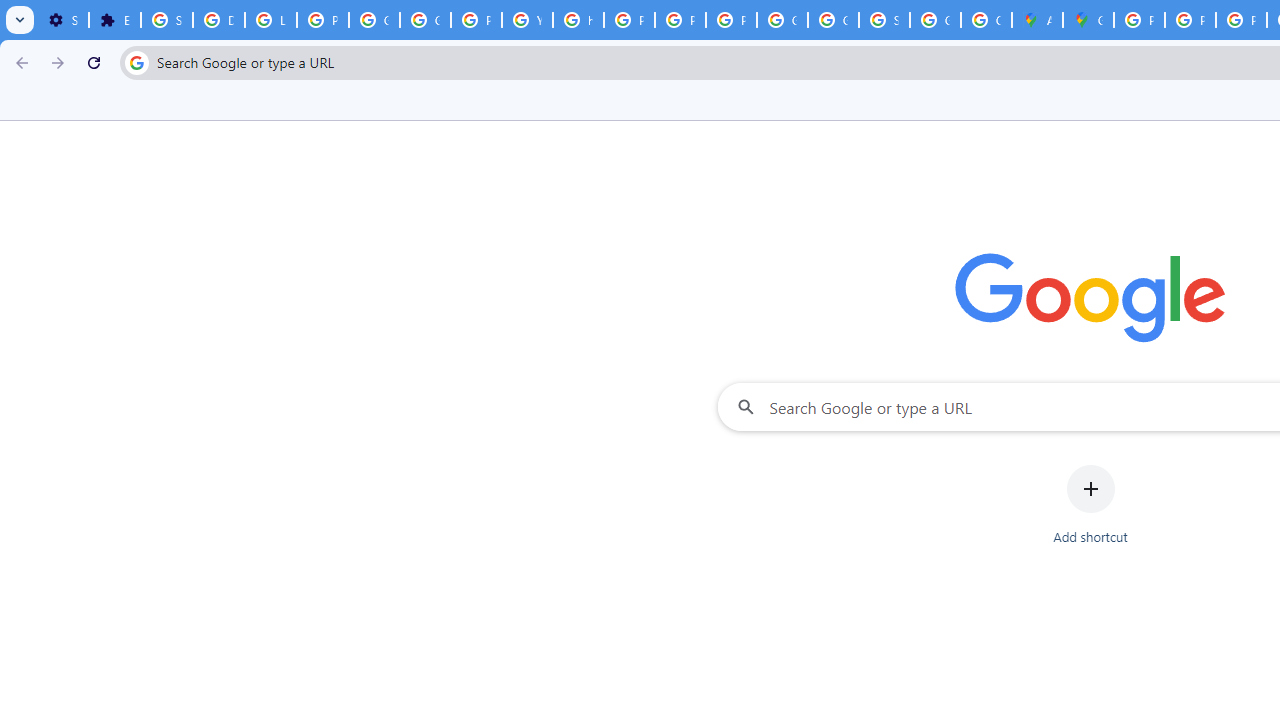 Image resolution: width=1280 pixels, height=720 pixels. What do you see at coordinates (527, 20) in the screenshot?
I see `'YouTube'` at bounding box center [527, 20].